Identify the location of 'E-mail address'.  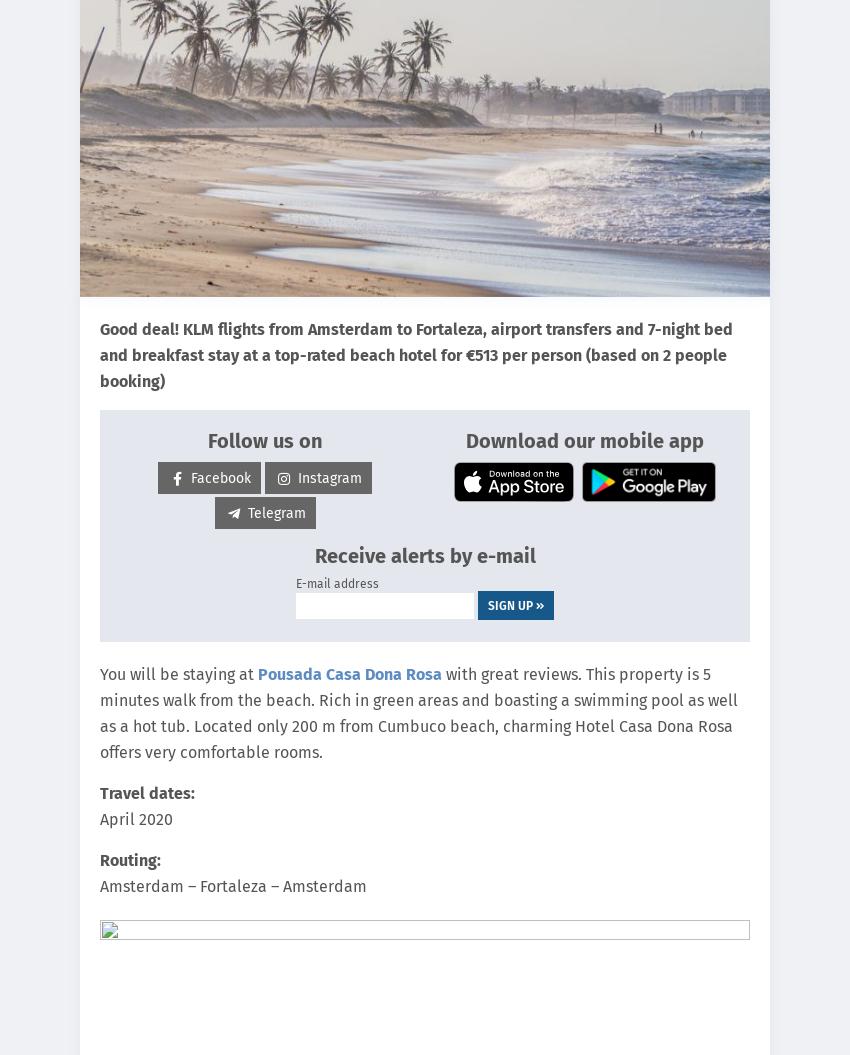
(337, 583).